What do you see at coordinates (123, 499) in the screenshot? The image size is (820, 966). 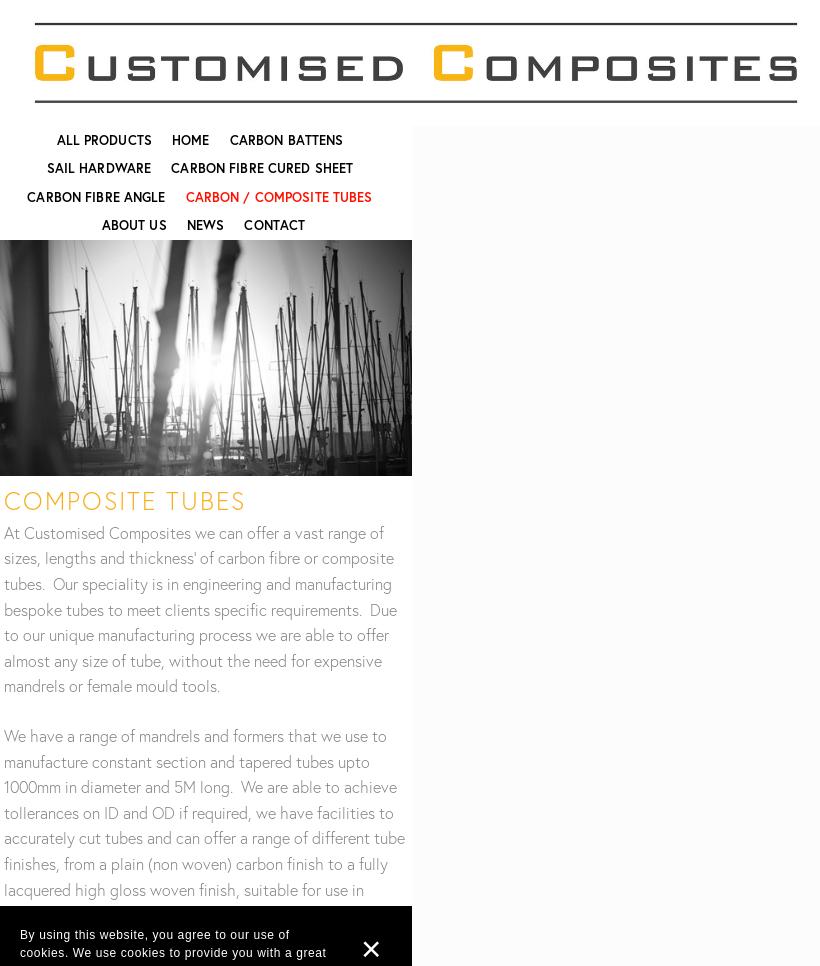 I see `'COMPOSITE Tubes'` at bounding box center [123, 499].